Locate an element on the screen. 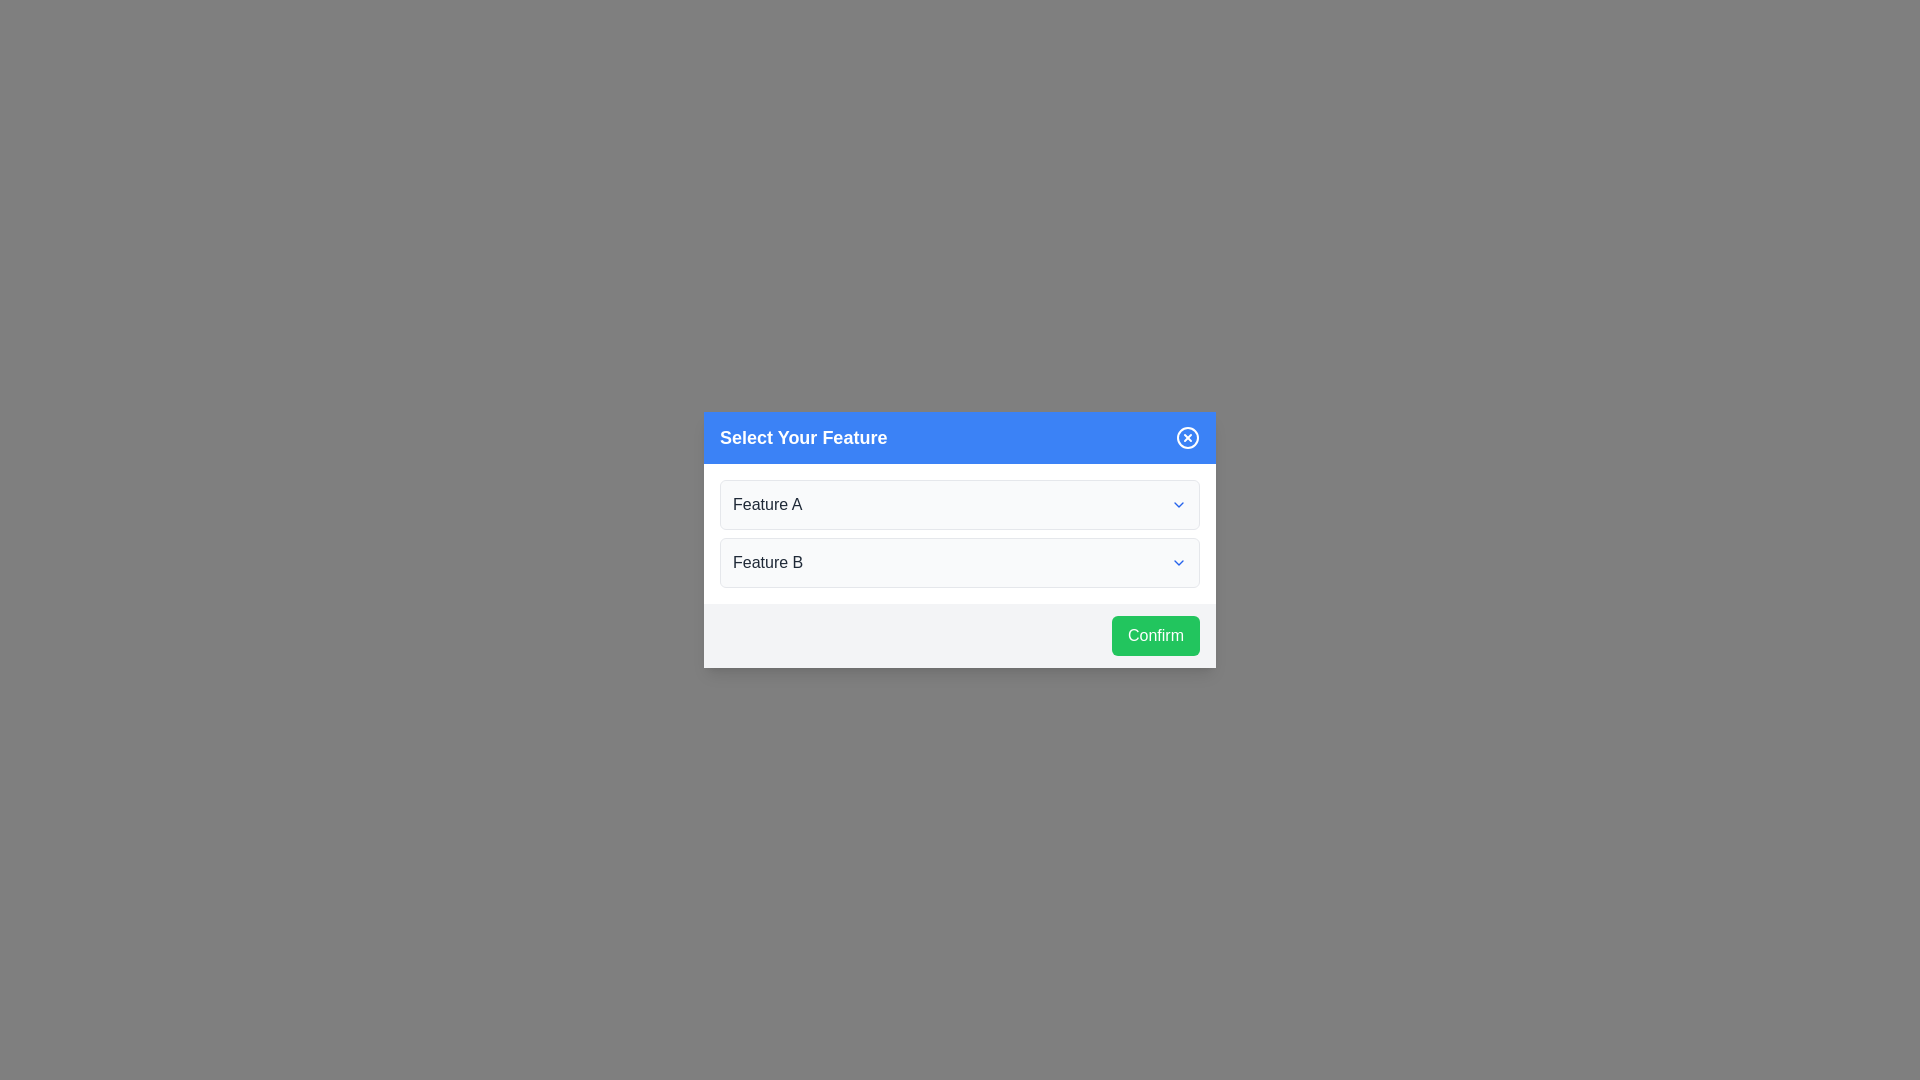 This screenshot has height=1080, width=1920. the text label displaying 'Feature A' in dark gray color within the selection dialog box under 'Select Your Feature' is located at coordinates (766, 504).